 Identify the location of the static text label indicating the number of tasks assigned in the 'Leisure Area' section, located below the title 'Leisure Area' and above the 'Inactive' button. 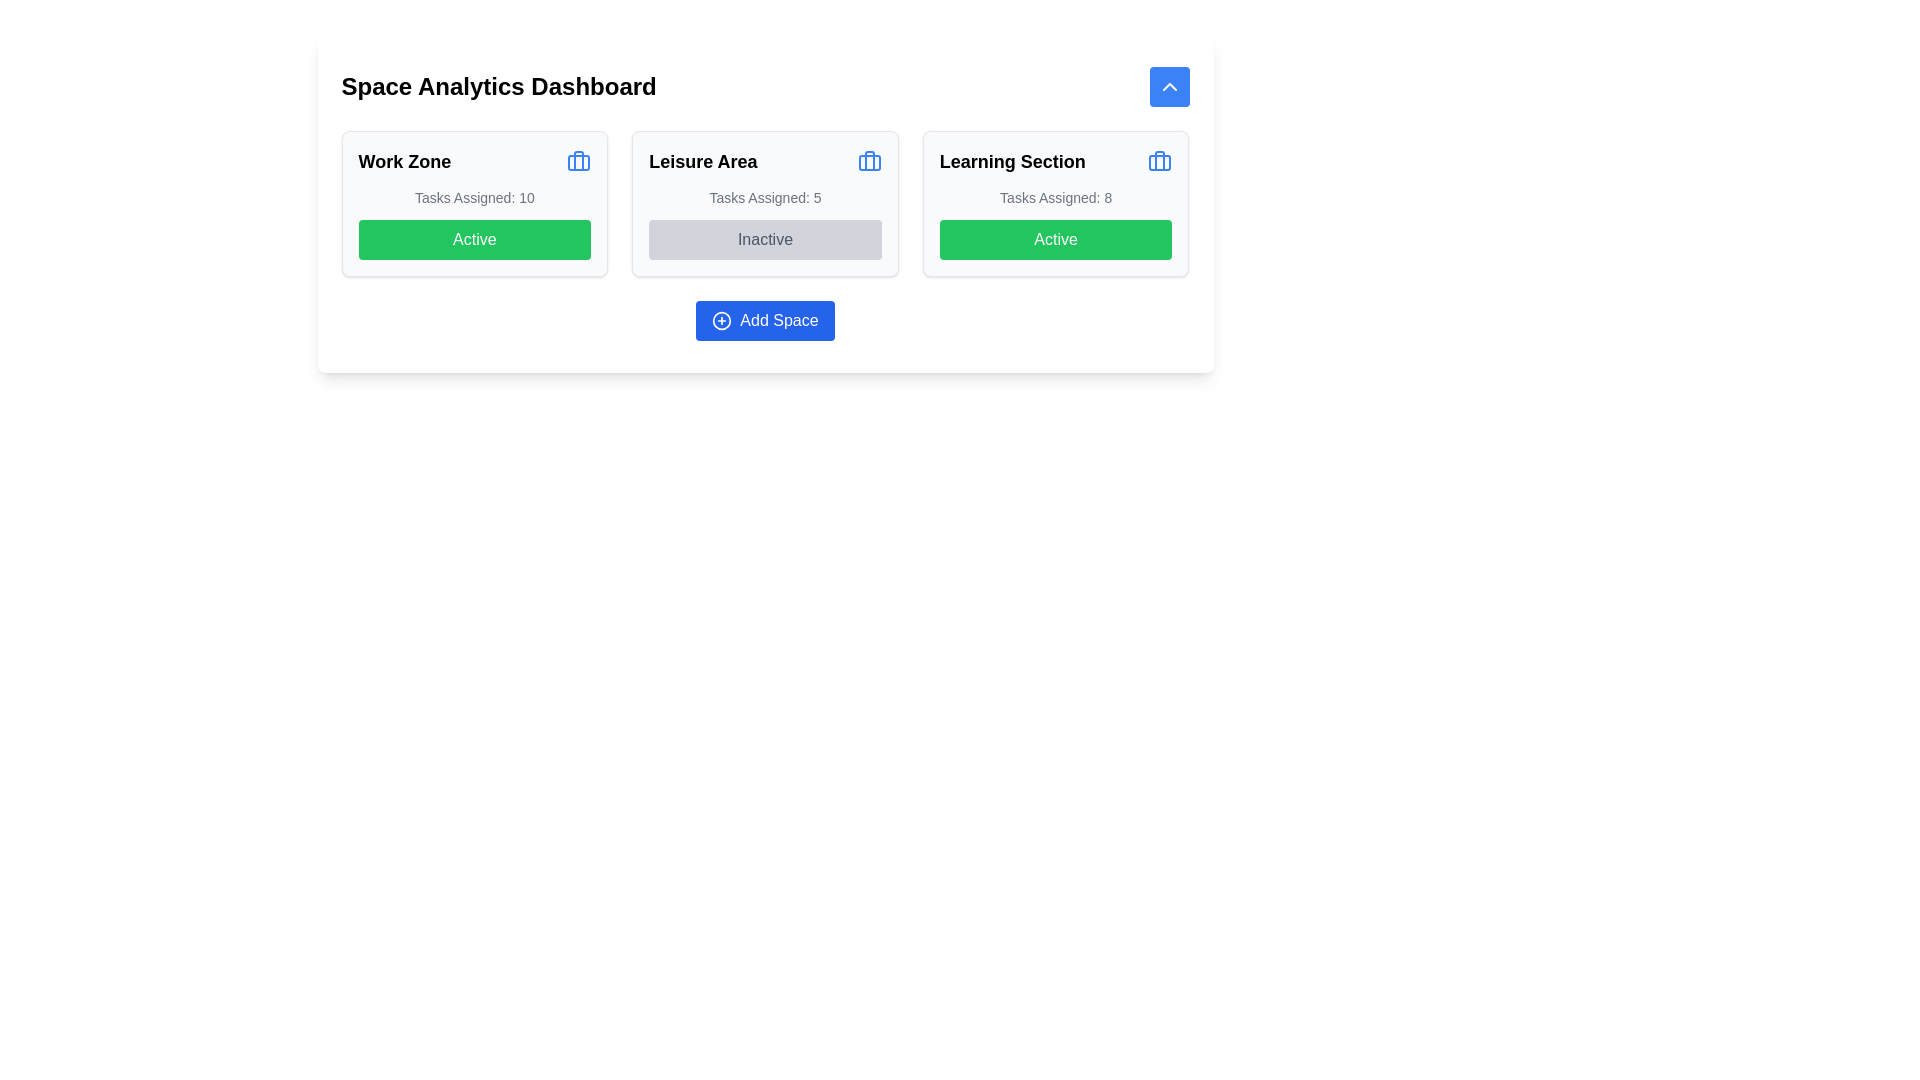
(764, 197).